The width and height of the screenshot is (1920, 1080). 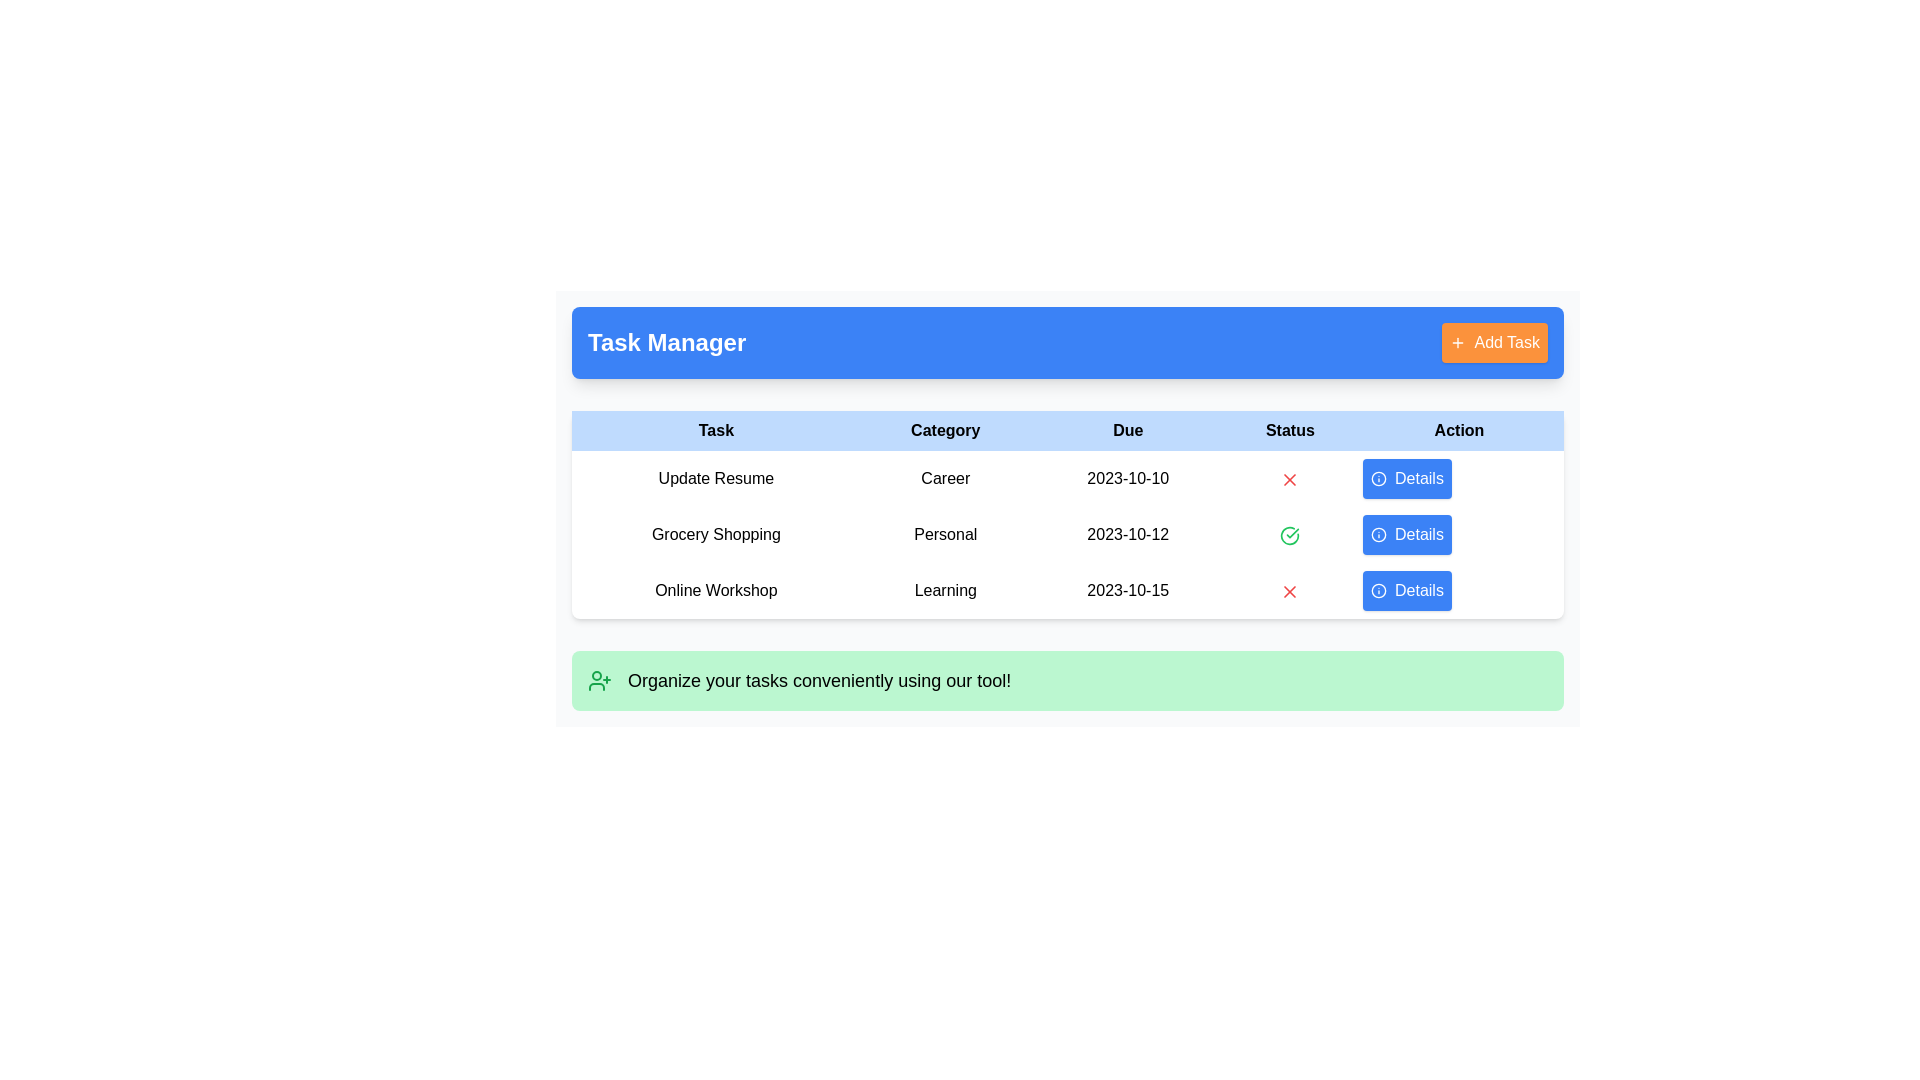 I want to click on the circular icon with an 'i' symbol, which is part of the button labeled 'Details' in the second row of the Actions column, so click(x=1377, y=534).